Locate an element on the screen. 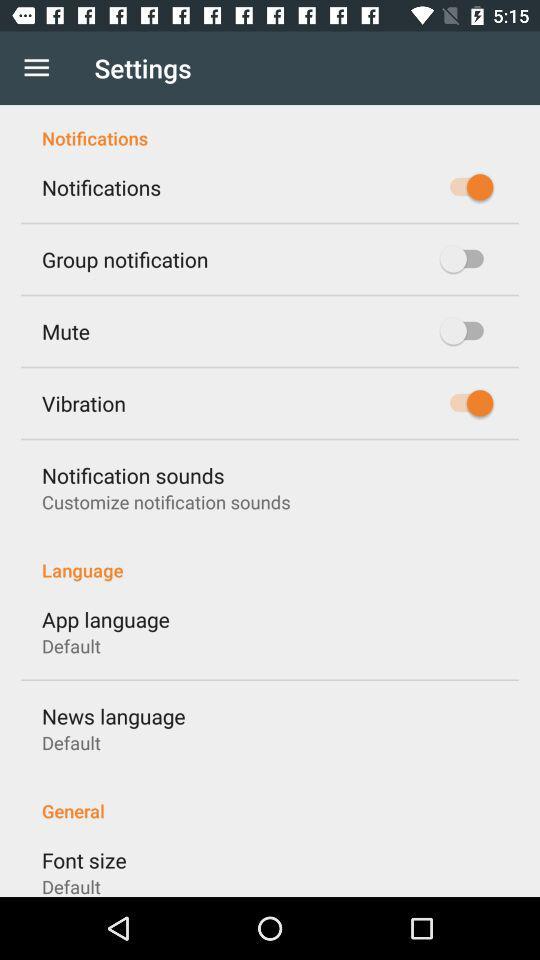 This screenshot has height=960, width=540. item next to settings icon is located at coordinates (36, 68).